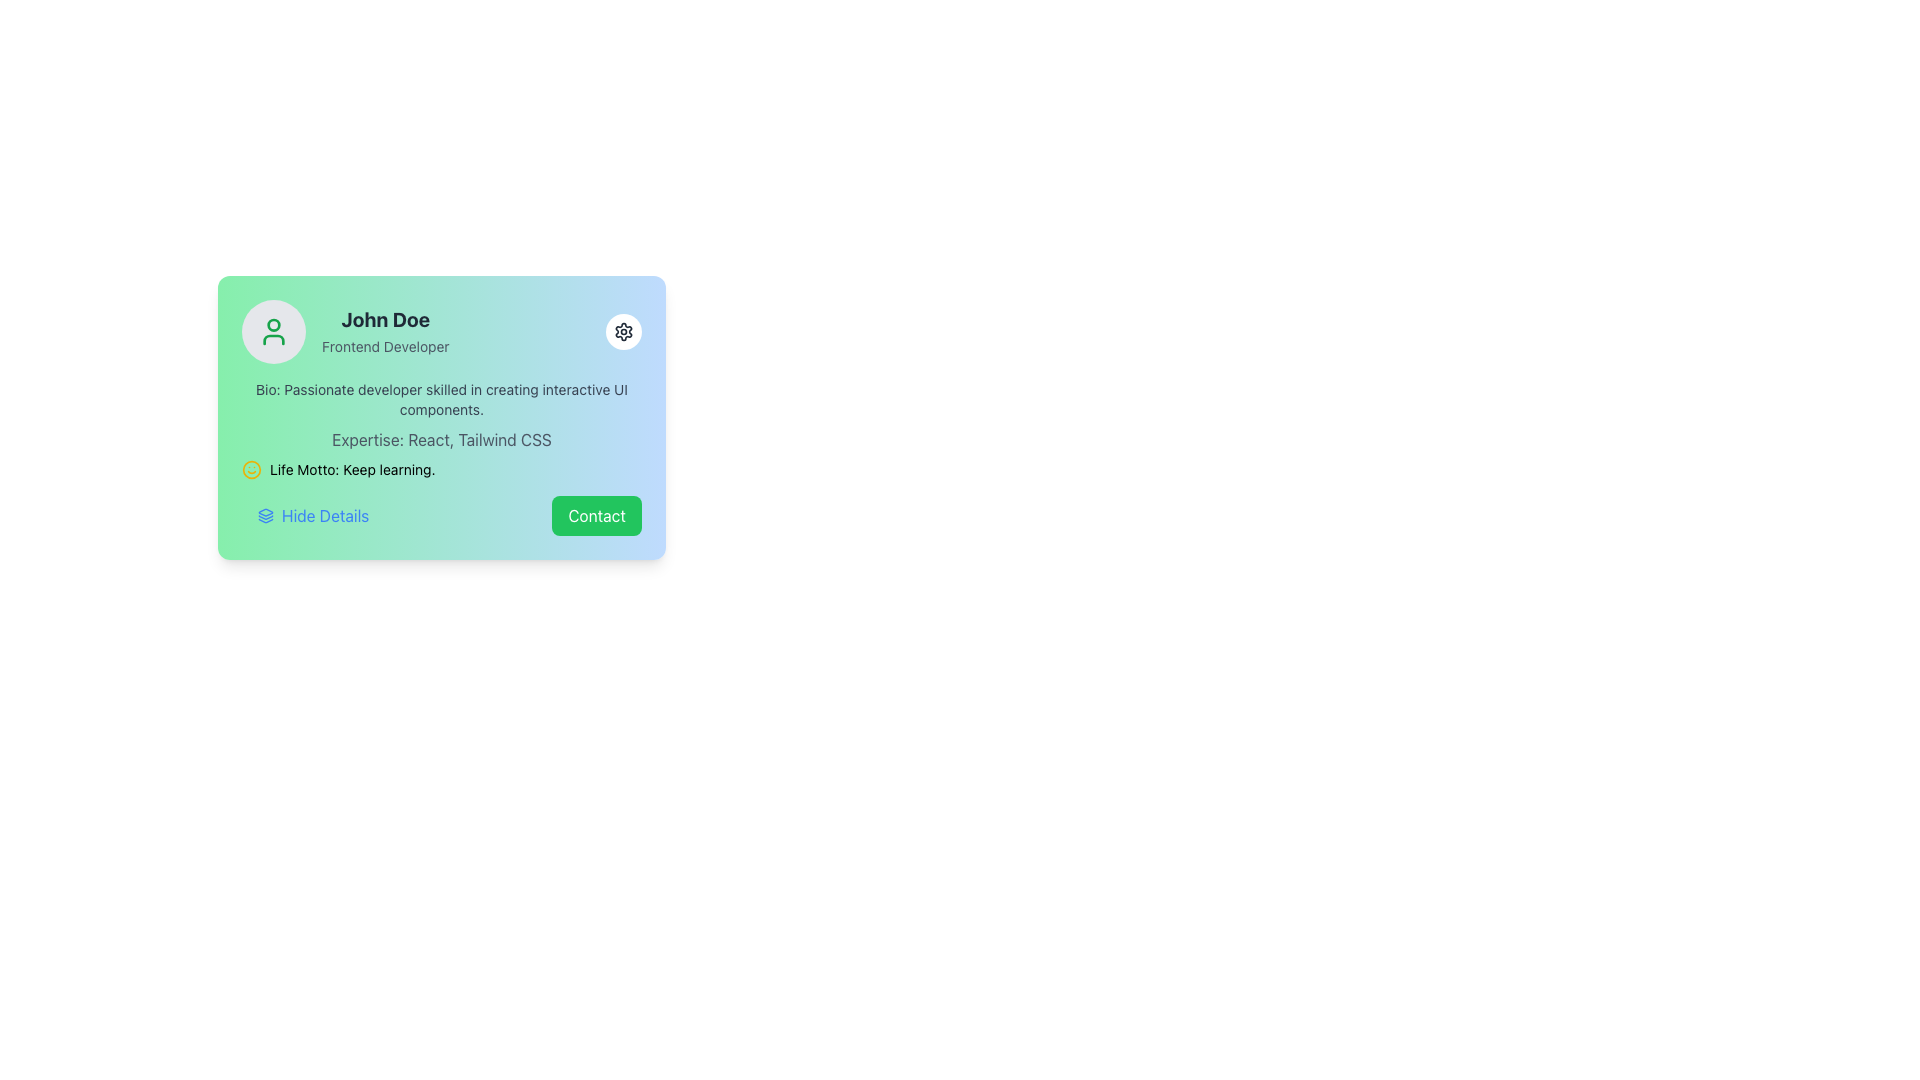 The image size is (1920, 1080). I want to click on the Profile card, which includes the name, professional title, biography, areas of expertise, and life motto, located at the specified coordinates, so click(440, 416).